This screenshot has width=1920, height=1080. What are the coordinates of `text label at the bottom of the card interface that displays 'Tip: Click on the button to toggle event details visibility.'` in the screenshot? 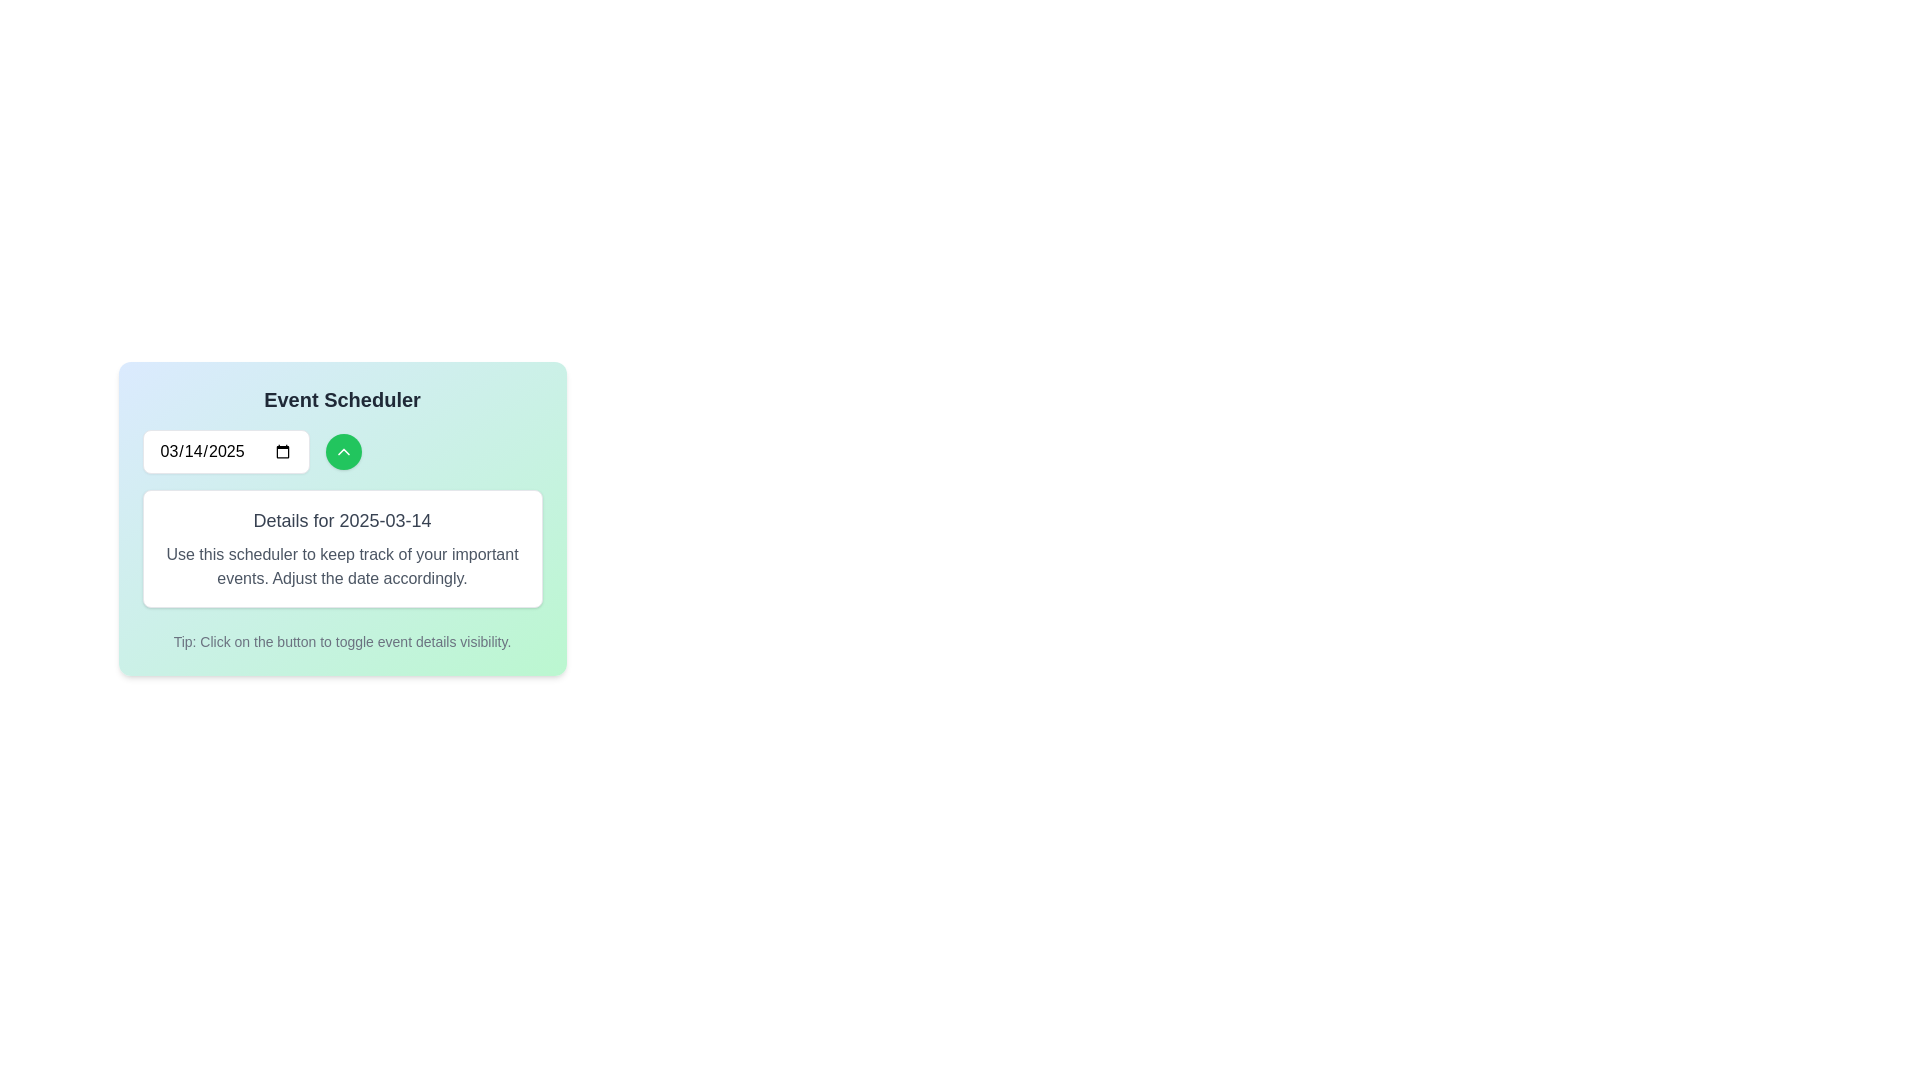 It's located at (342, 641).